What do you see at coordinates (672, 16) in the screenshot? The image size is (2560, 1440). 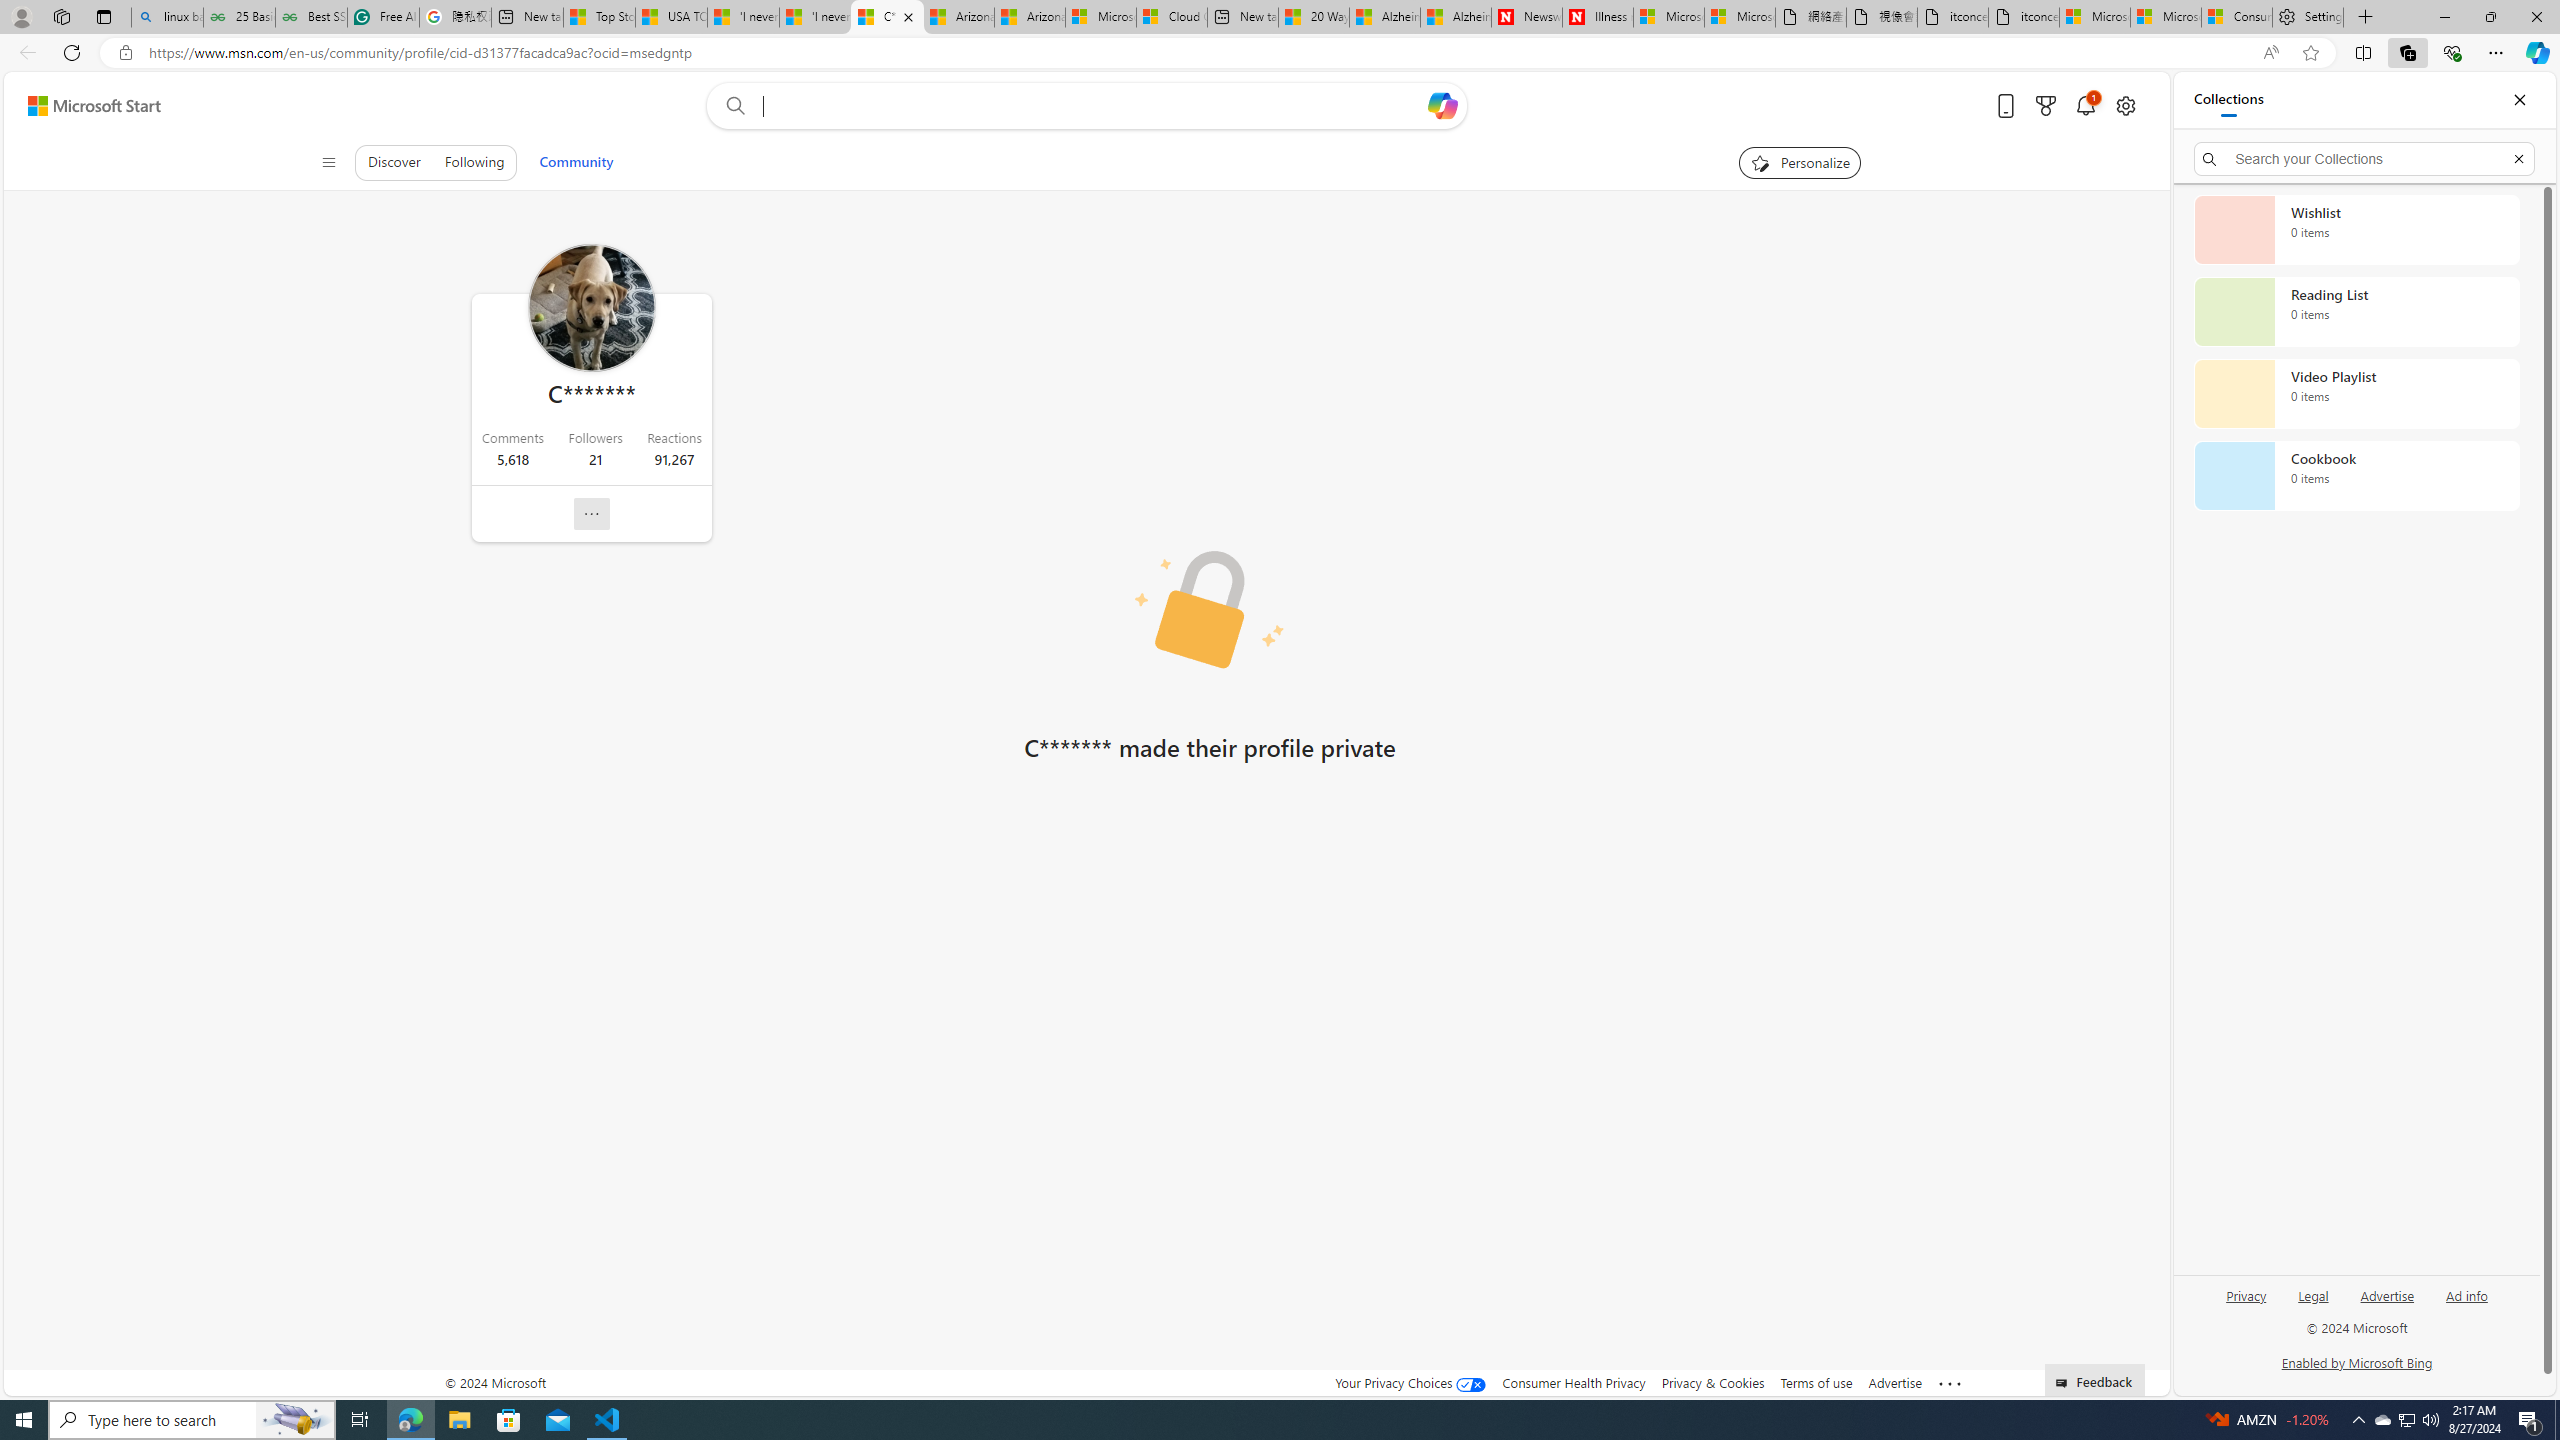 I see `'USA TODAY - MSN'` at bounding box center [672, 16].